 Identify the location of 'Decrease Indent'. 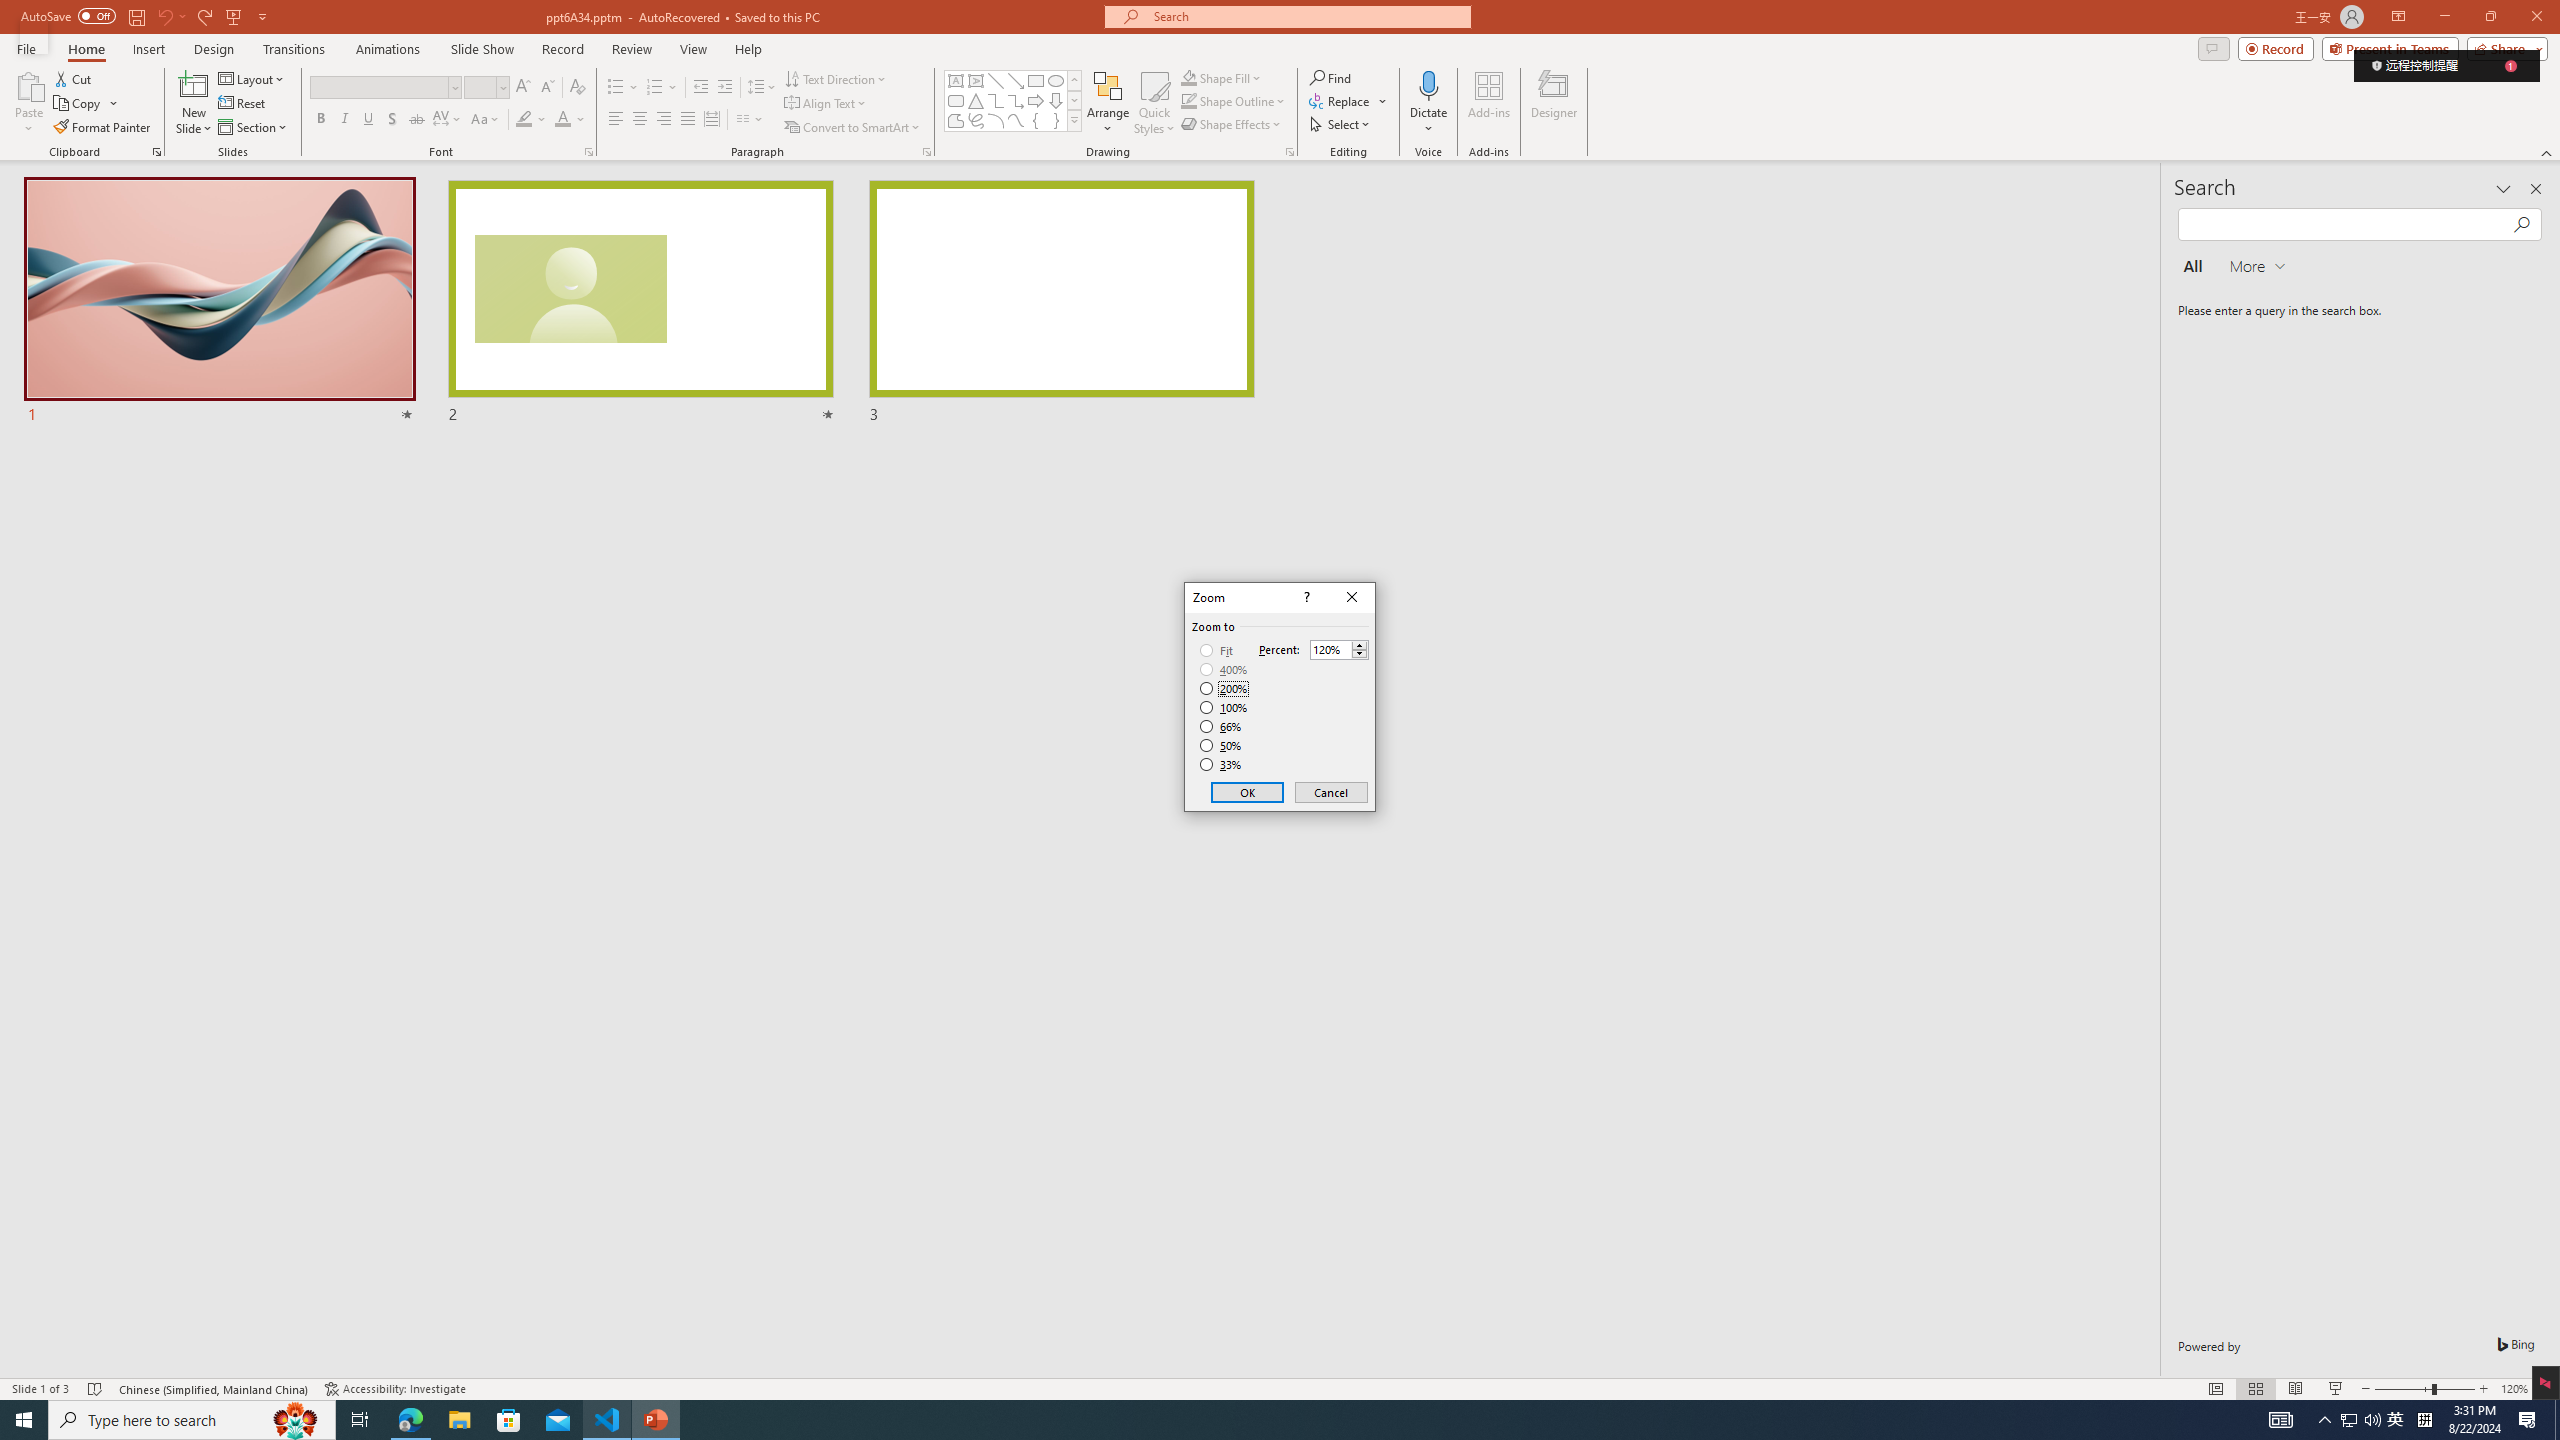
(701, 87).